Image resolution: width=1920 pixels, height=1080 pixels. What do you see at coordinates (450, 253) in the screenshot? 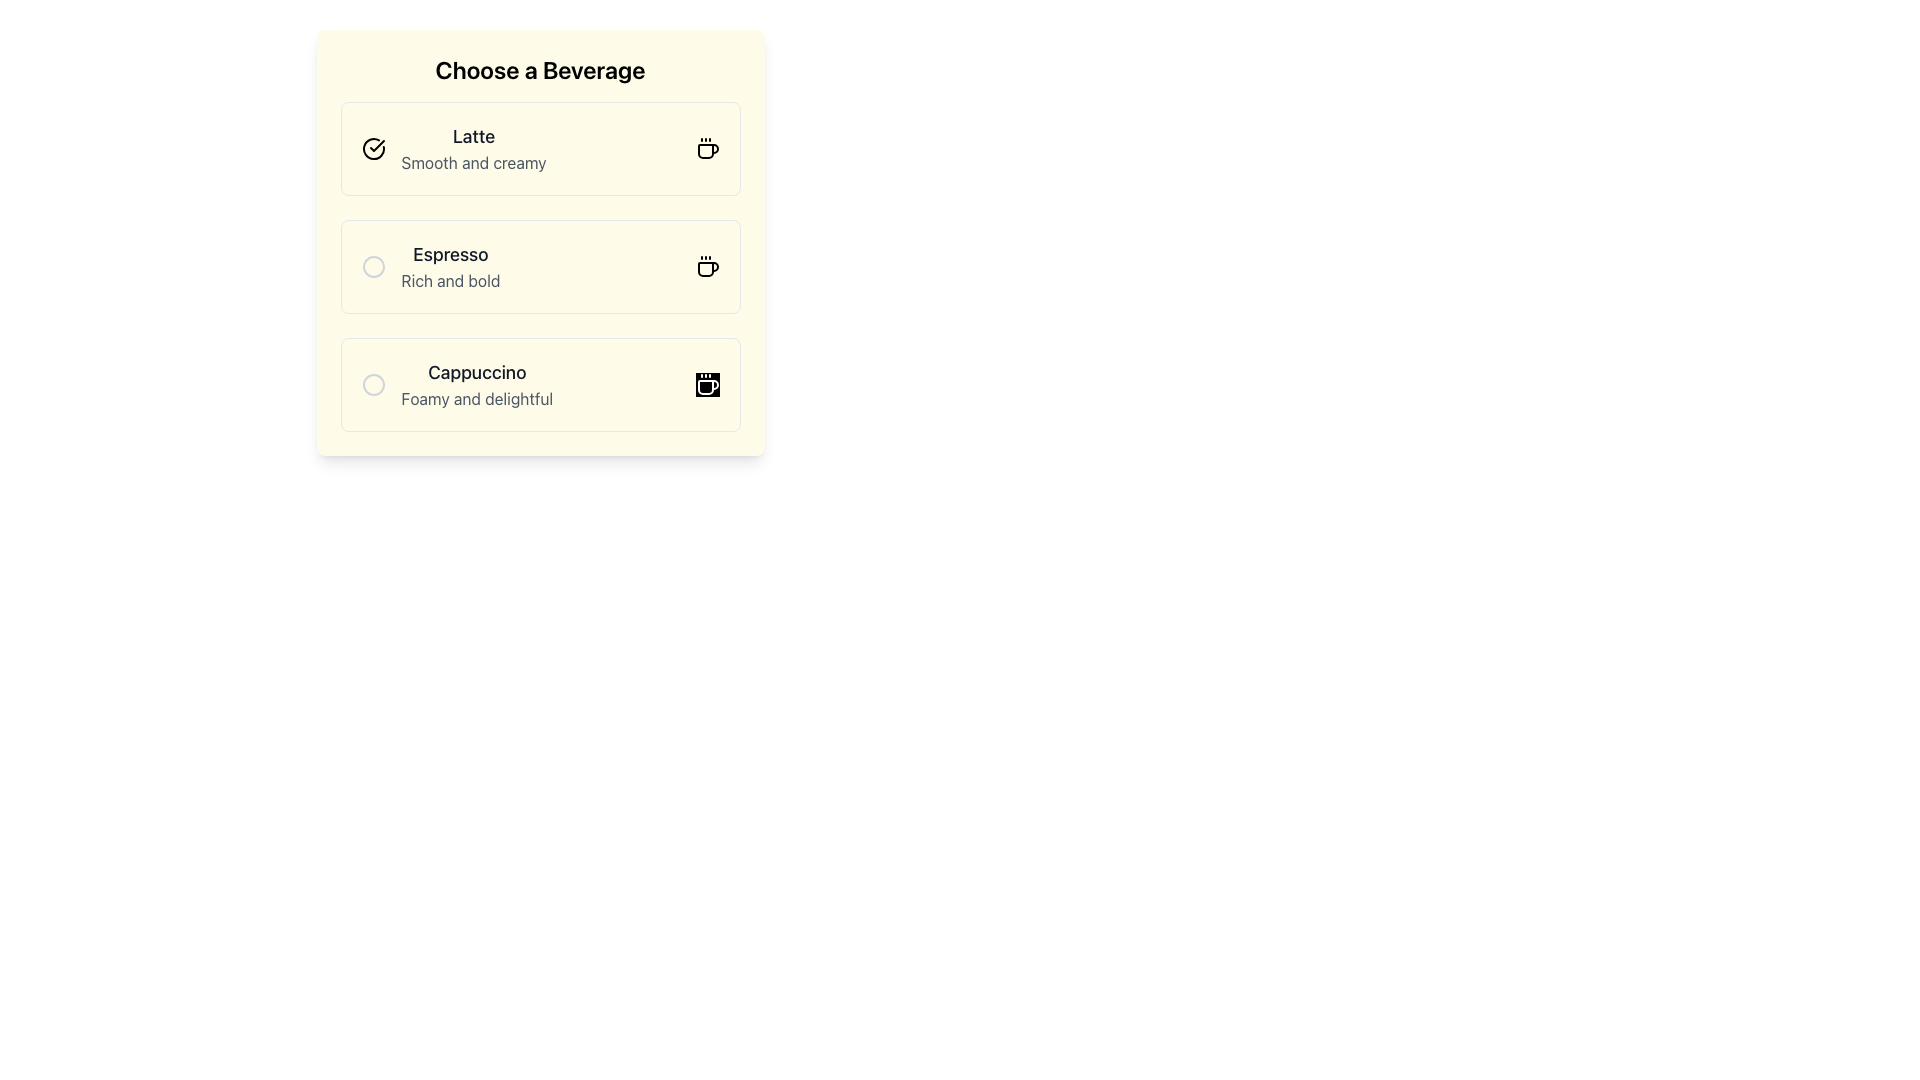
I see `the 'Espresso' label, which is the main title of the second beverage option, styled in a bold font and positioned above the 'Cappuccino' option` at bounding box center [450, 253].